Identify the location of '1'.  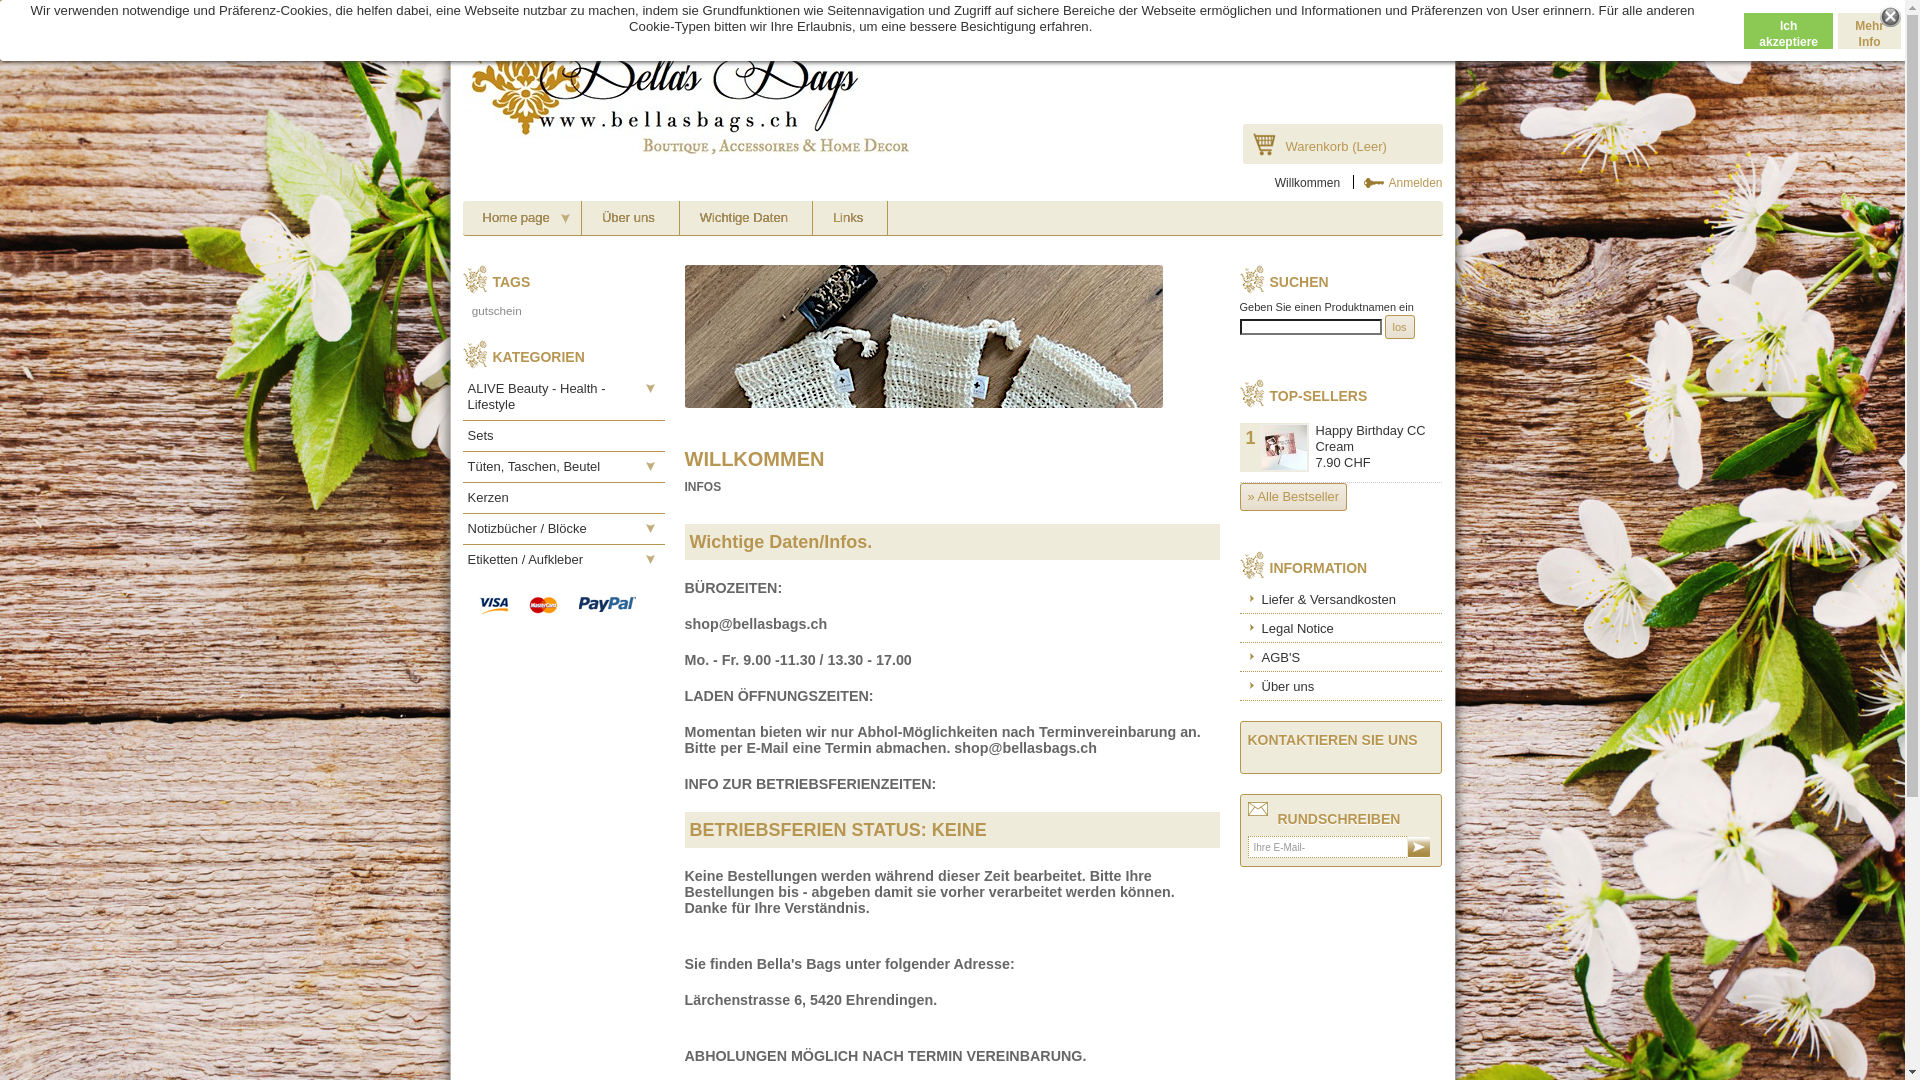
(1273, 446).